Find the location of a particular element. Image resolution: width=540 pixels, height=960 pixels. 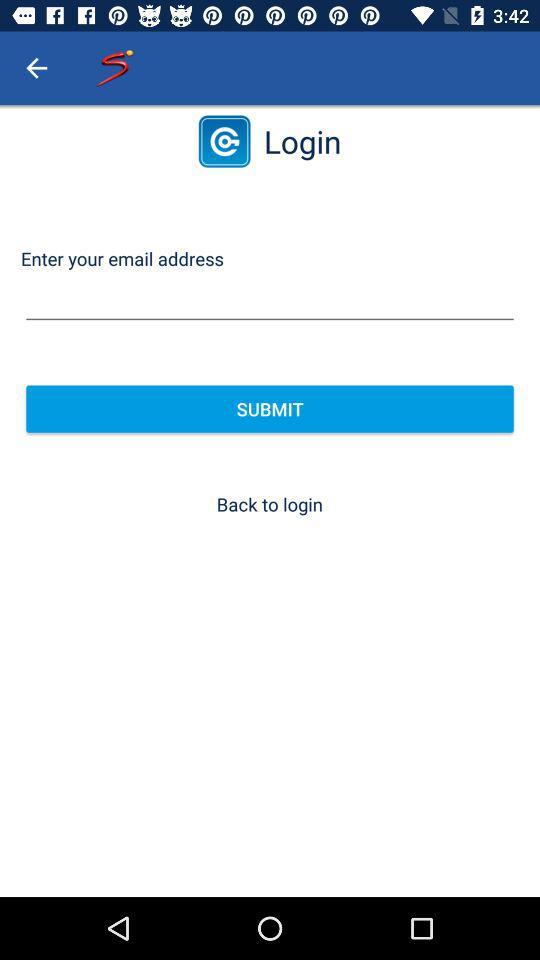

the back to login is located at coordinates (269, 503).